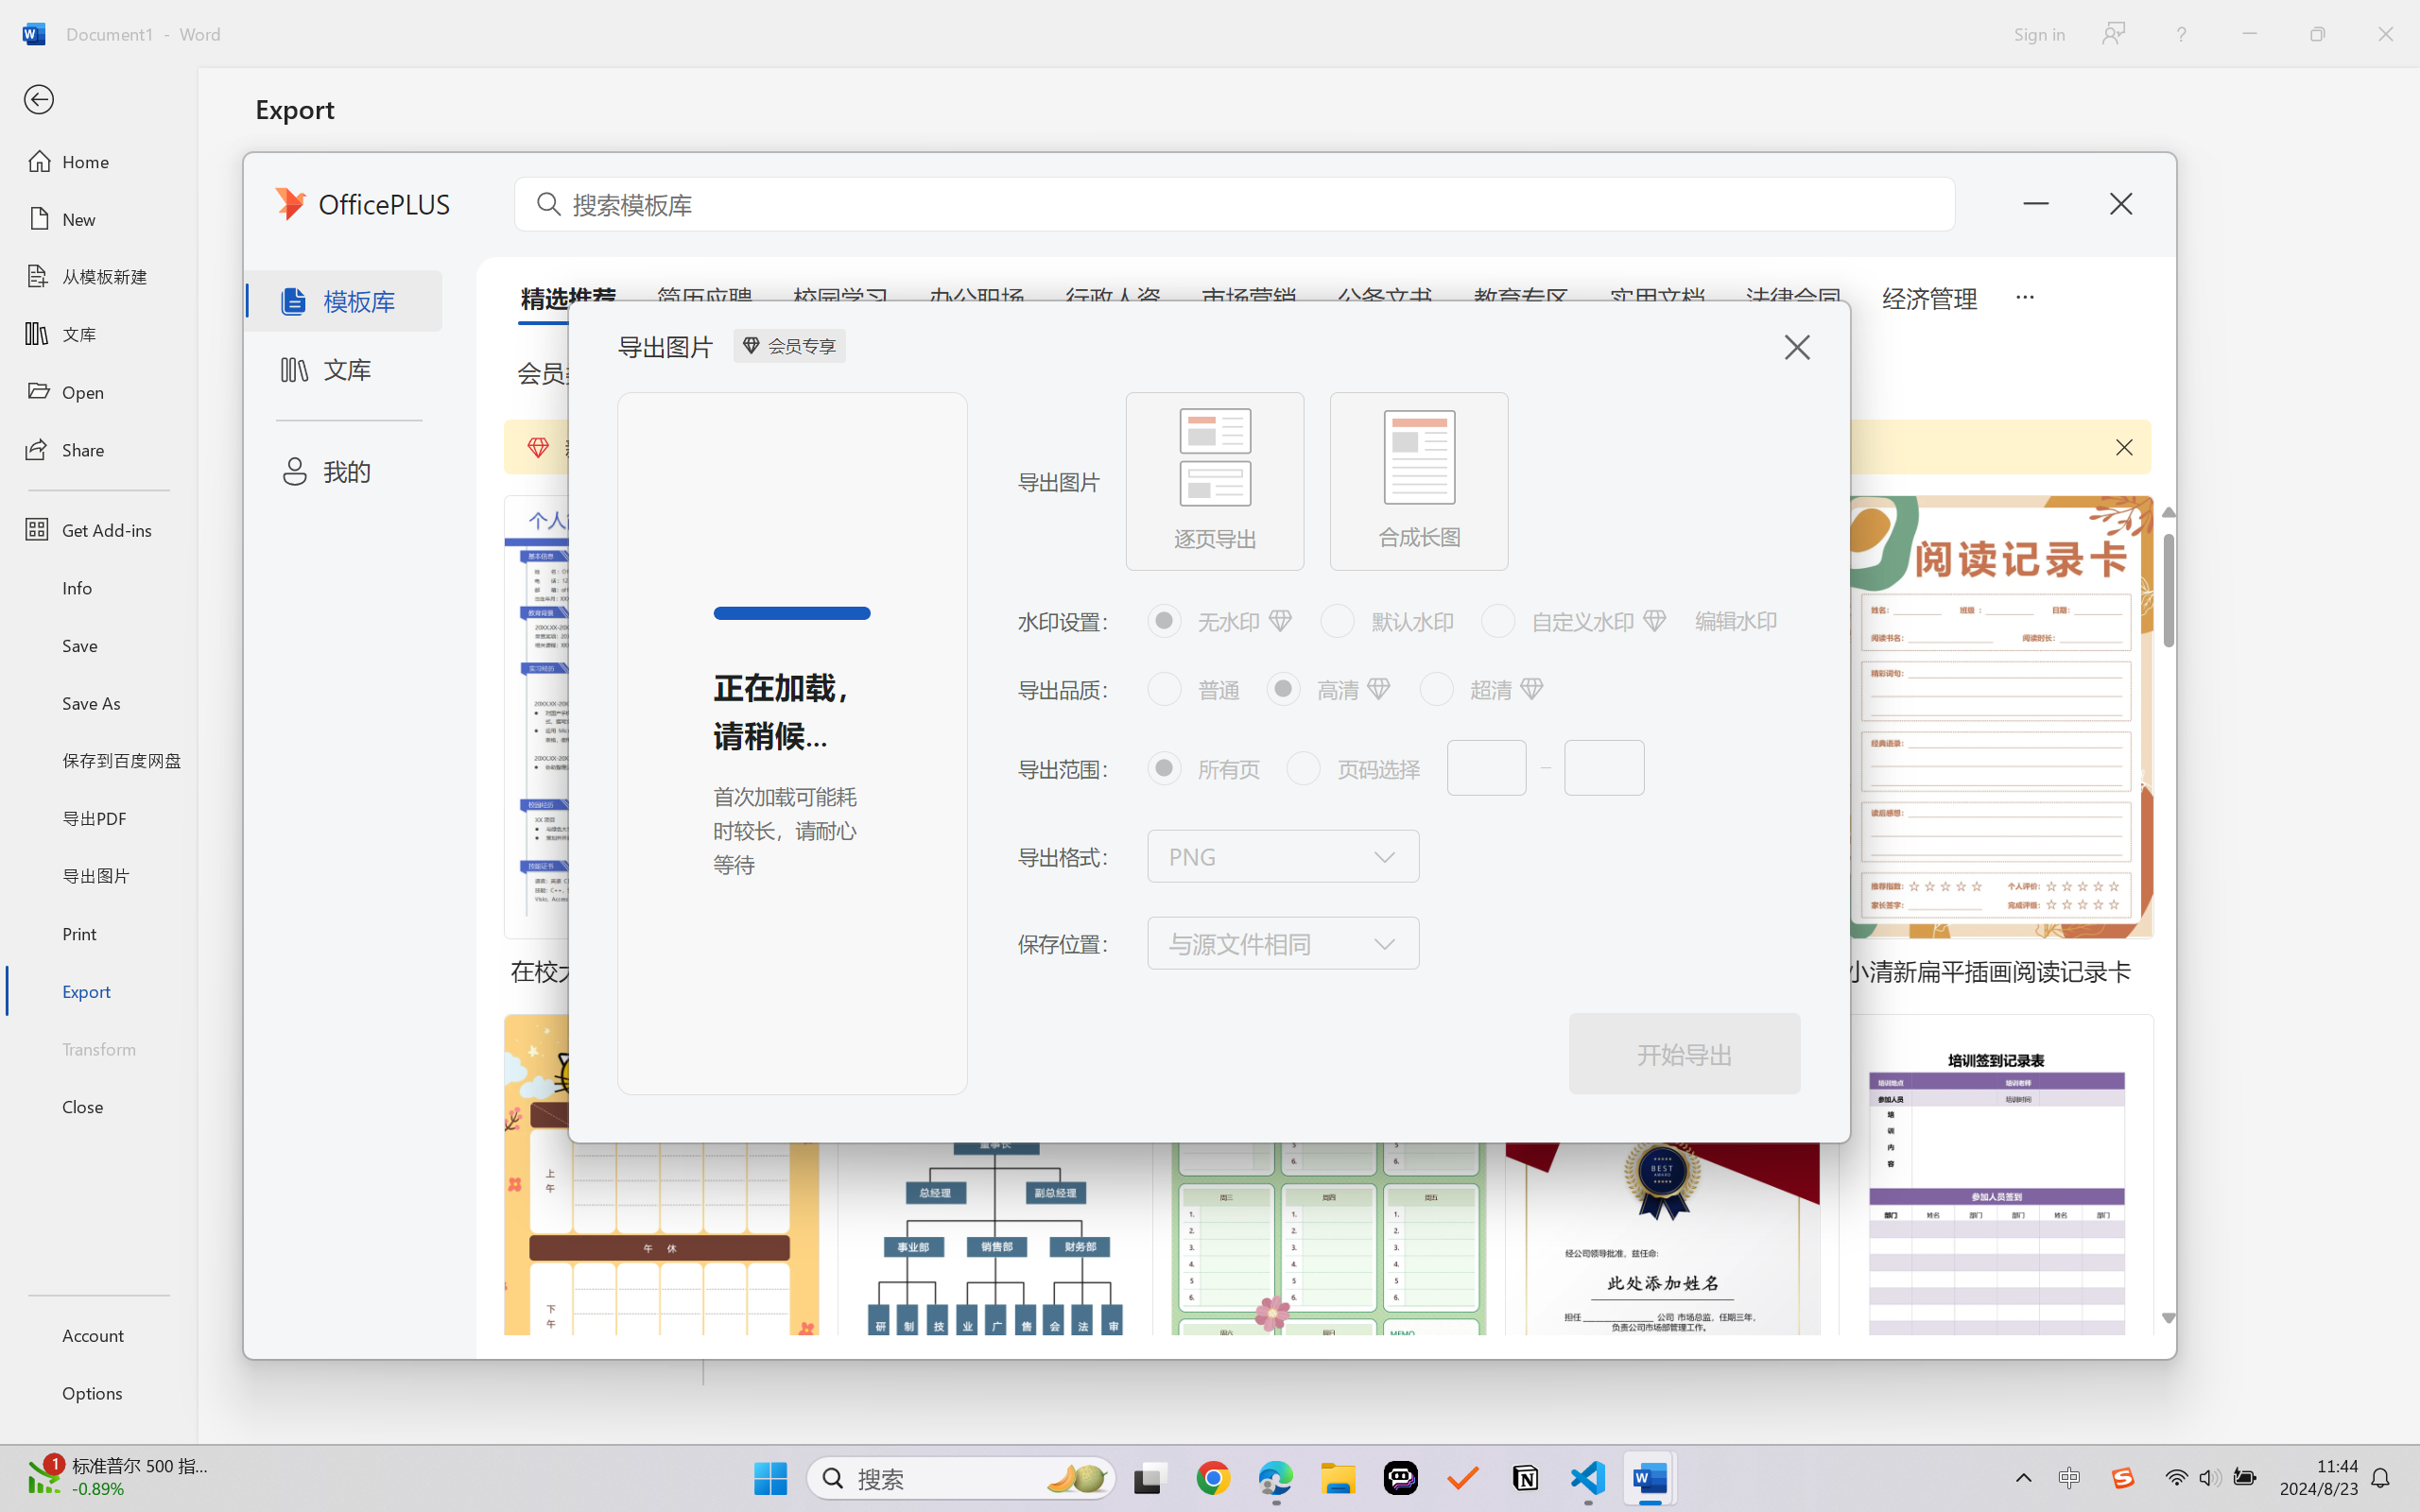  Describe the element at coordinates (97, 933) in the screenshot. I see `'Print'` at that location.